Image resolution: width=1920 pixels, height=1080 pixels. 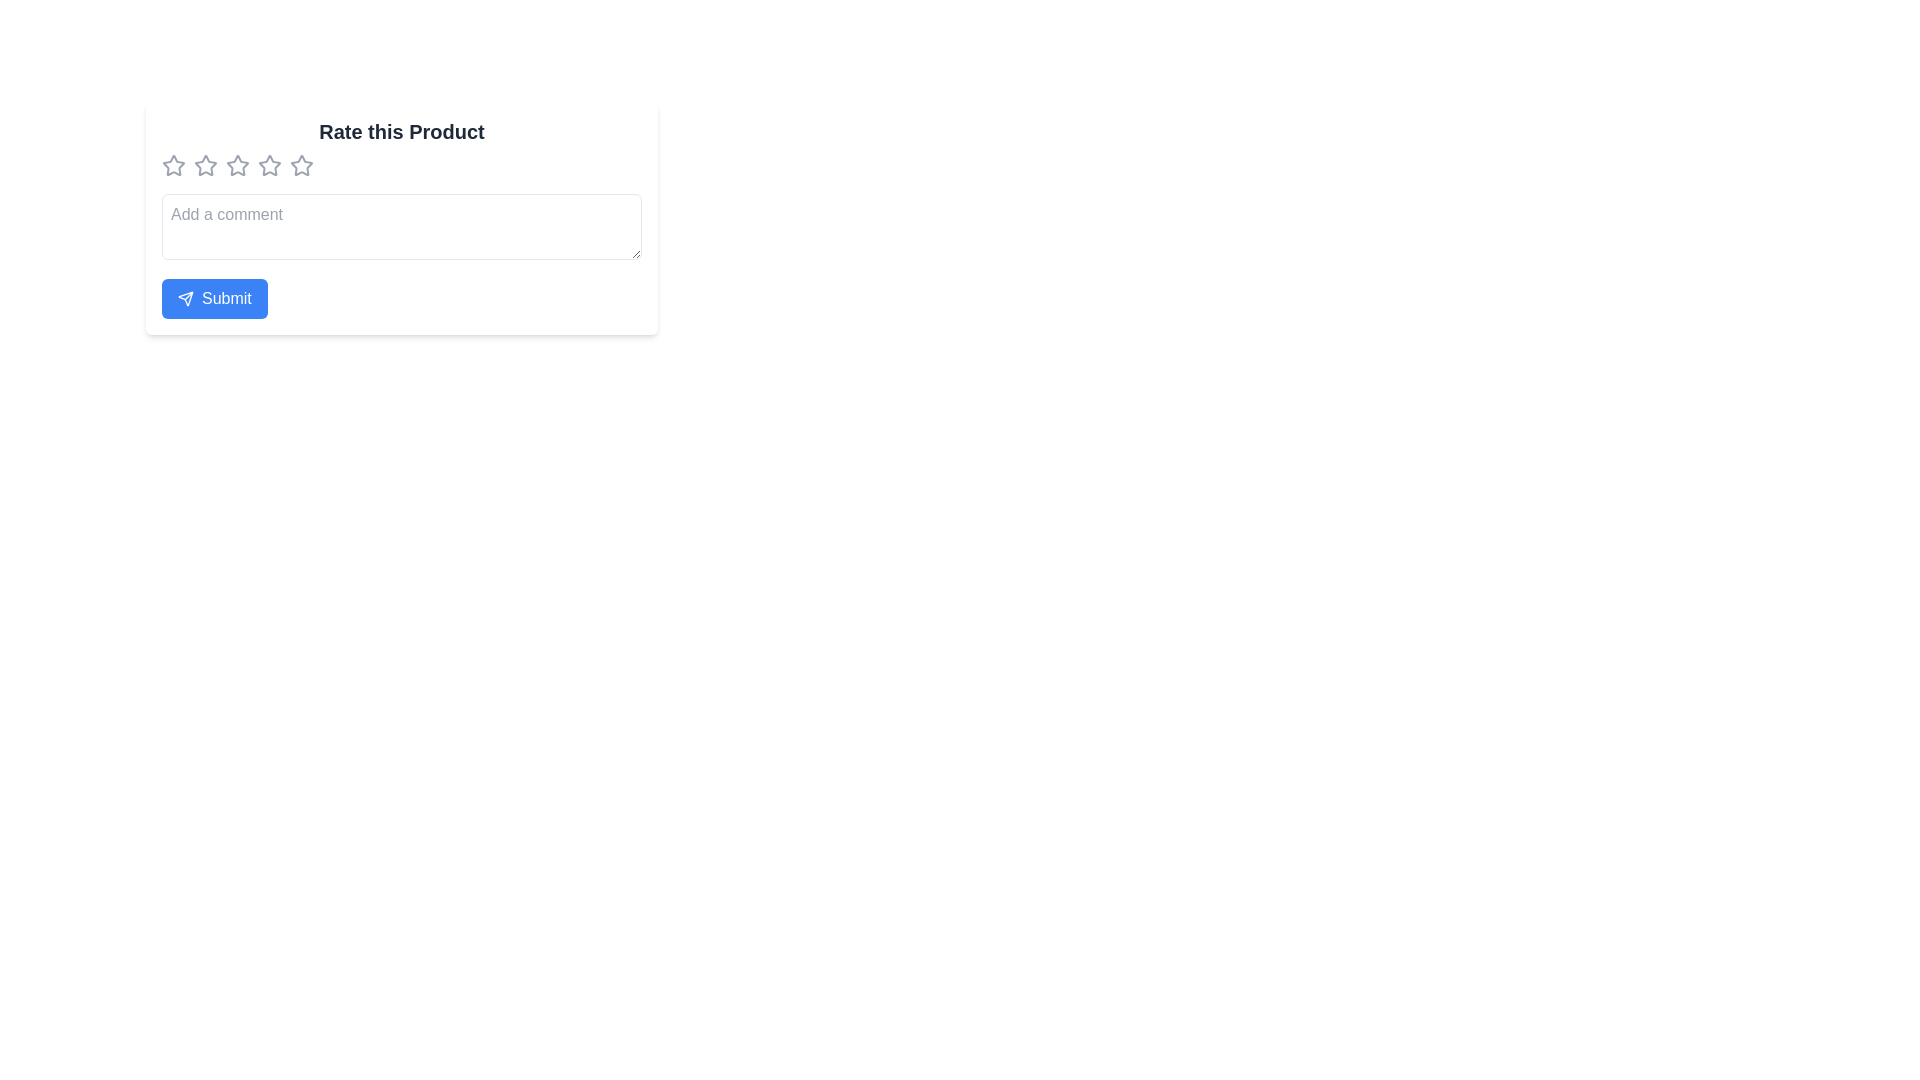 I want to click on the 'Submit' button located in the bottom-left part of the interface, aligned horizontally with the input field for submitting user feedback, so click(x=214, y=299).